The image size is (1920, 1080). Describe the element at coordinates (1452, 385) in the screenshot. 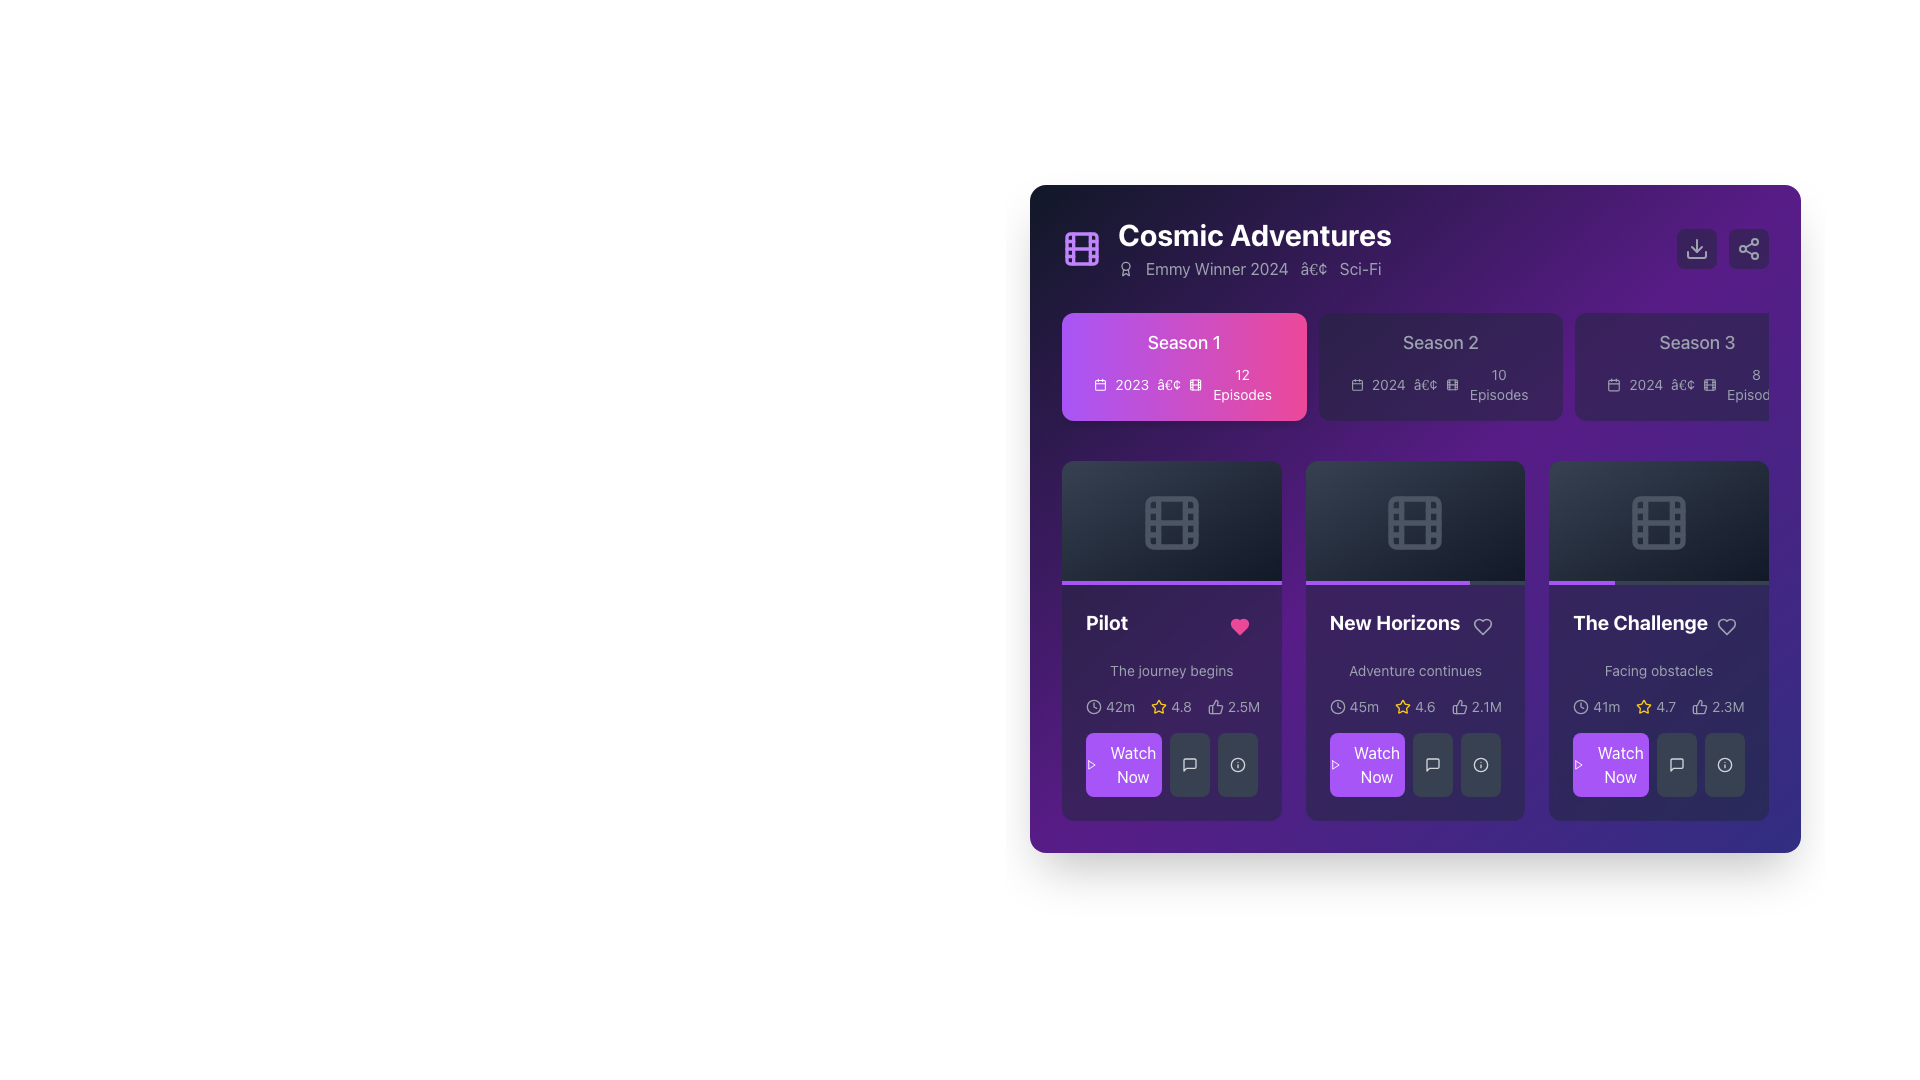

I see `the Decorative SVG element that visually represents a film reel icon, located at the center of a button adjacent to the title 'Cosmic Adventures' in the top-left corner of the interface` at that location.